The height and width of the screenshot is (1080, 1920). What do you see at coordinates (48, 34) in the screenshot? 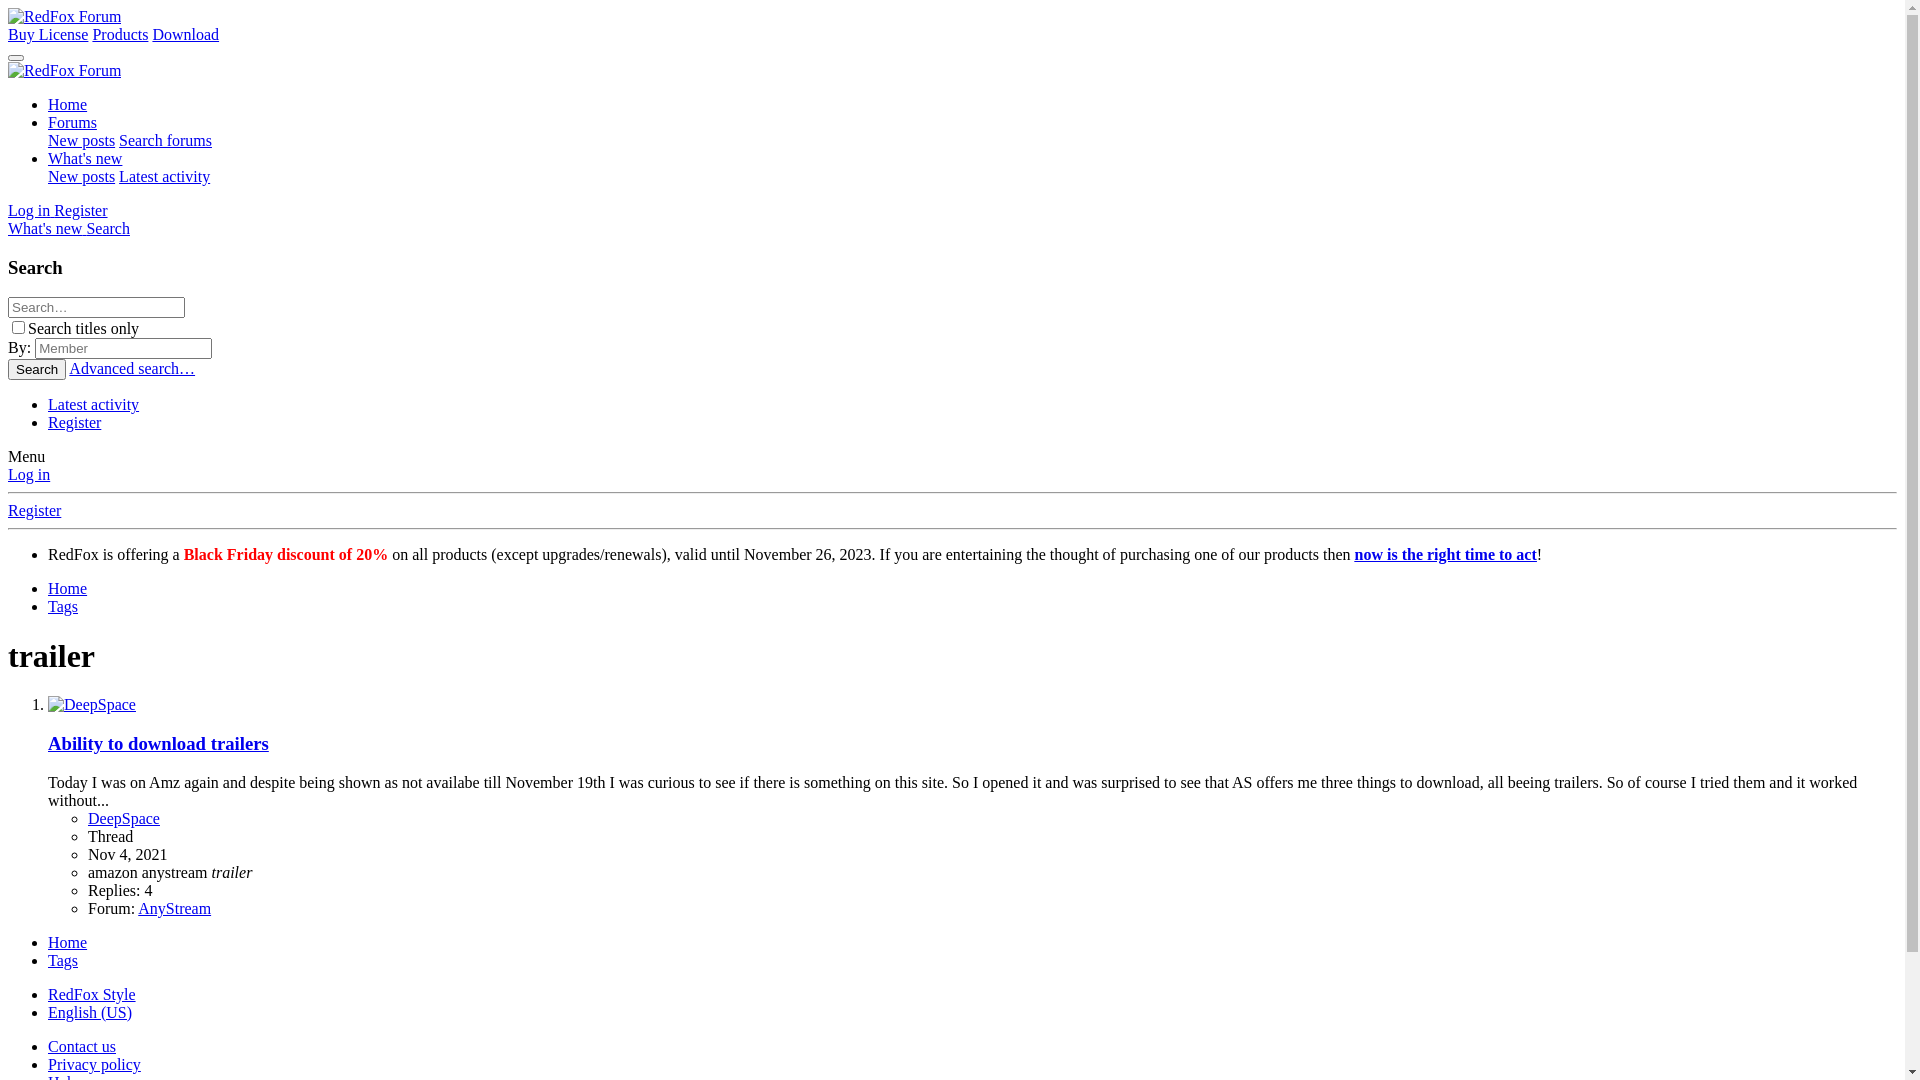
I see `'Buy License'` at bounding box center [48, 34].